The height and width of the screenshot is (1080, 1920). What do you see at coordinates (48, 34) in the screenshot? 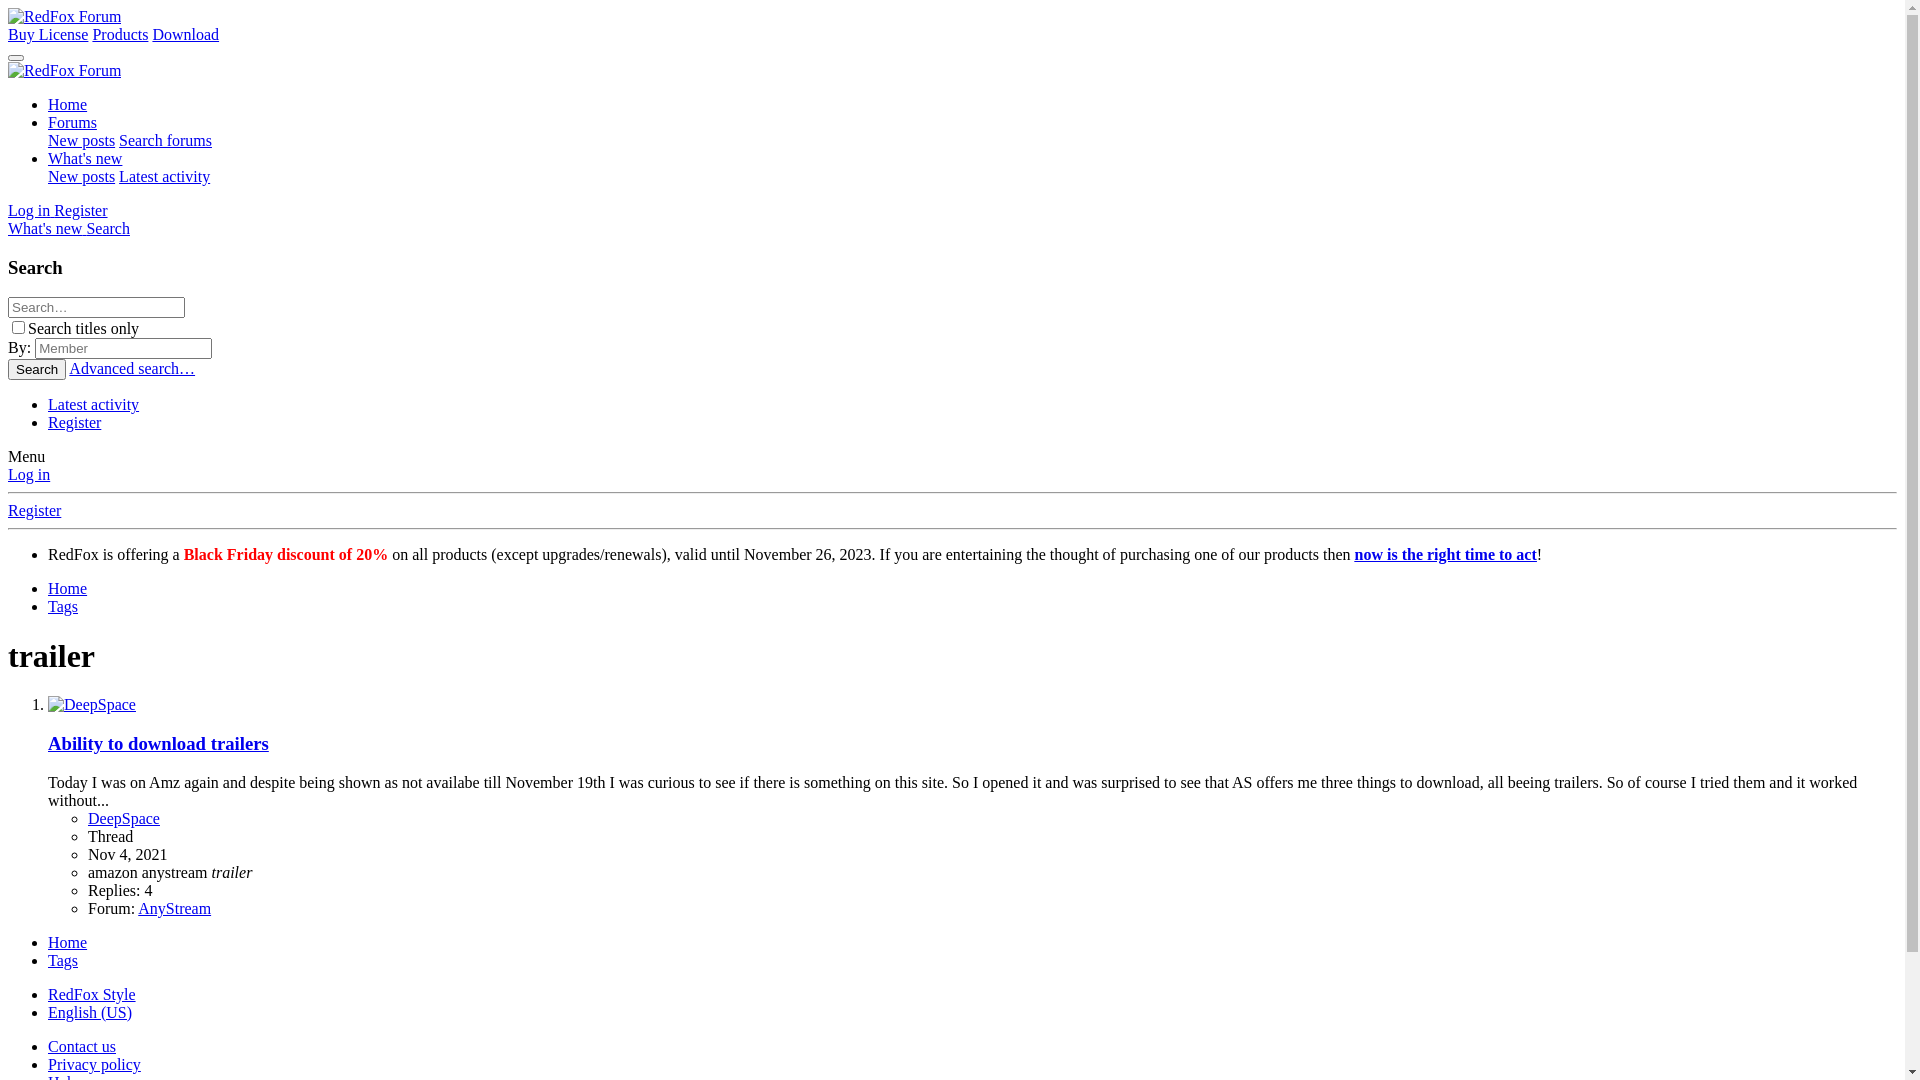
I see `'Buy License'` at bounding box center [48, 34].